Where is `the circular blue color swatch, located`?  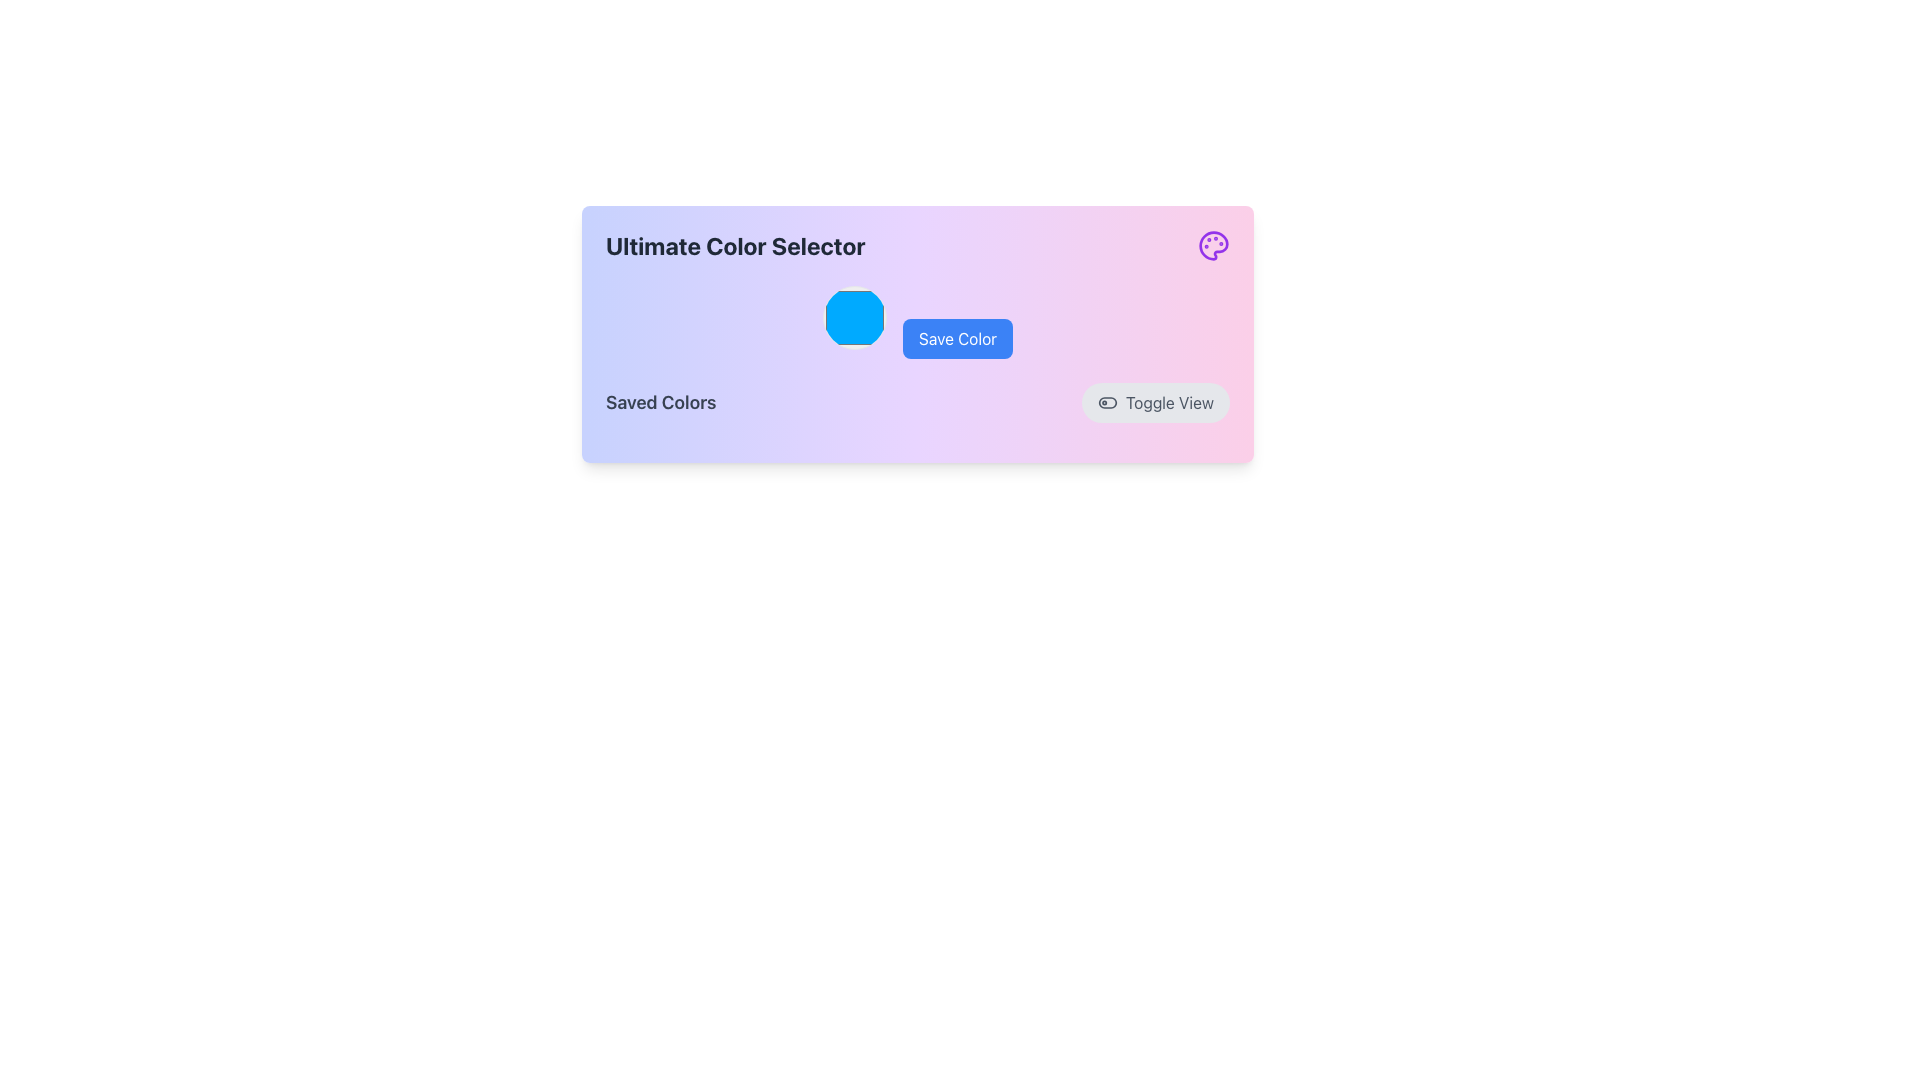
the circular blue color swatch, located is located at coordinates (854, 316).